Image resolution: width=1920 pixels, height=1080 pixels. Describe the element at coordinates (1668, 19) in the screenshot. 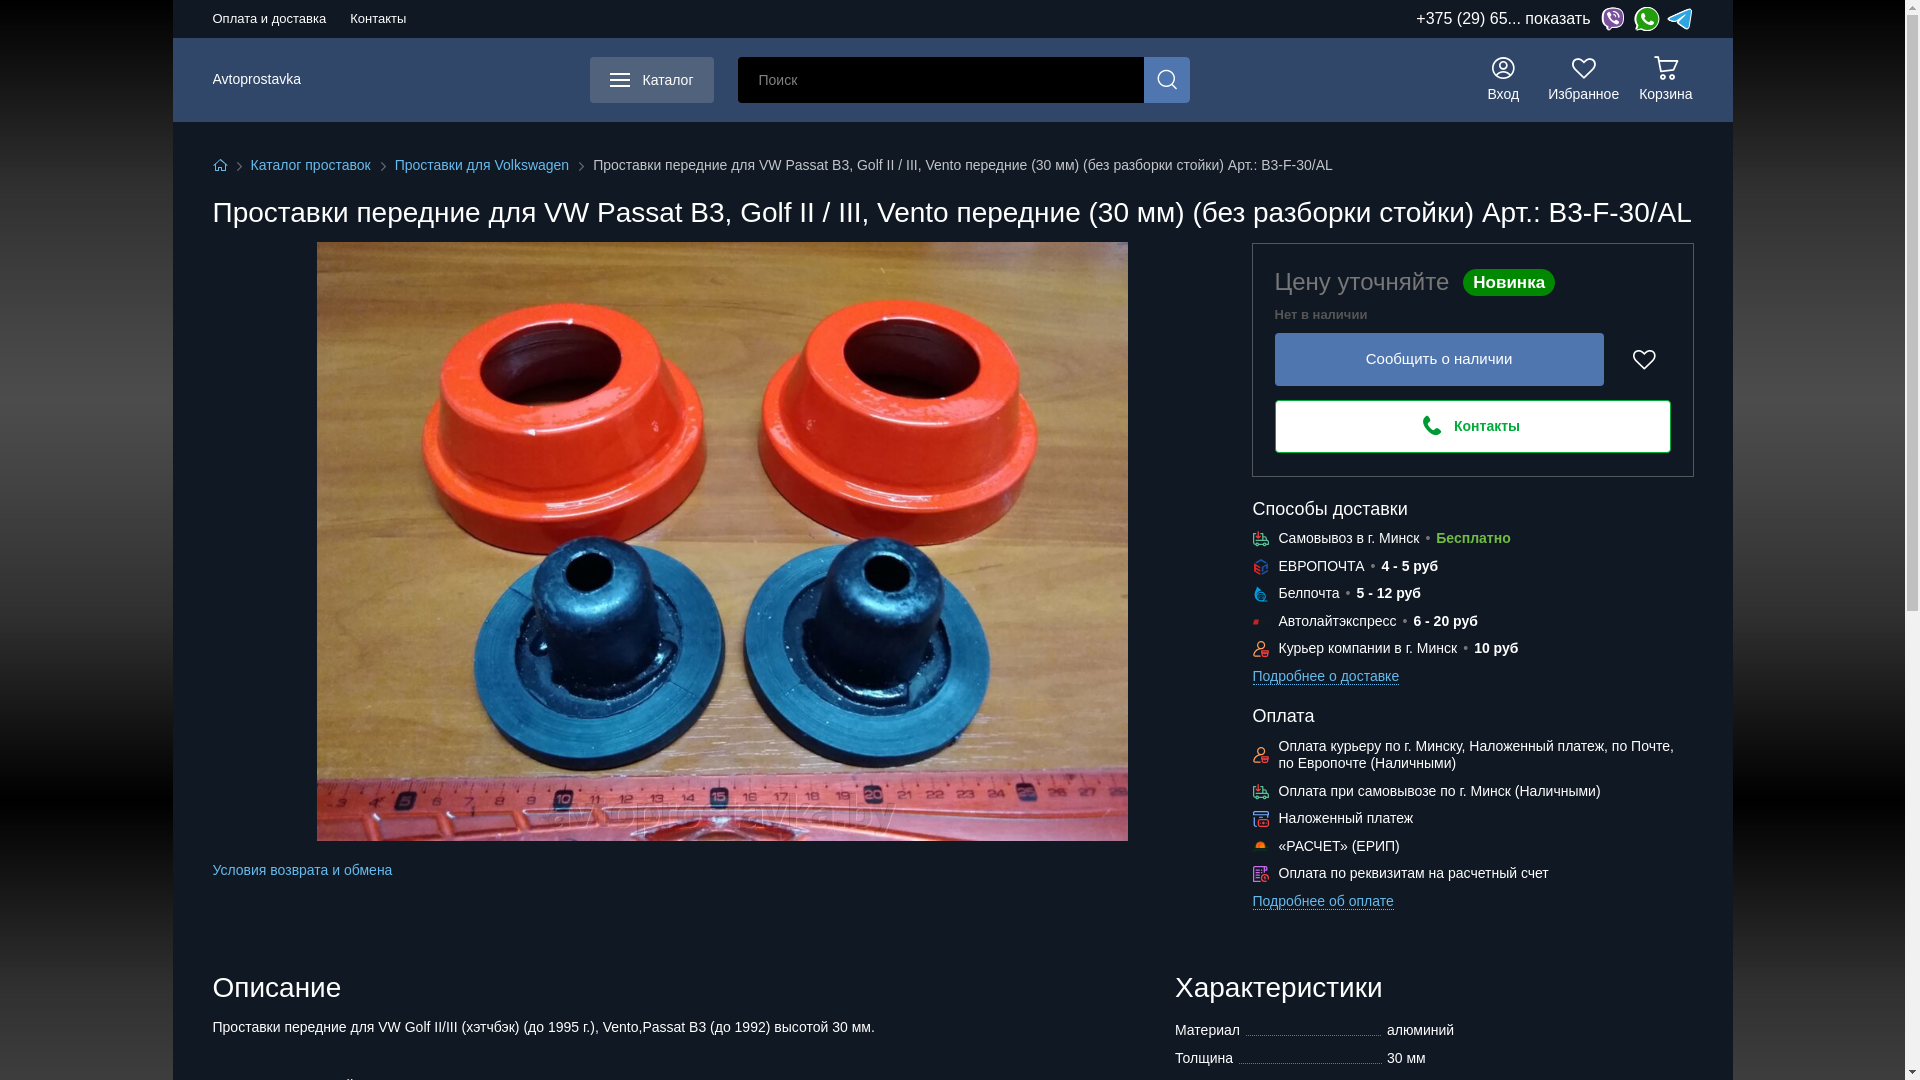

I see `'Telegram'` at that location.